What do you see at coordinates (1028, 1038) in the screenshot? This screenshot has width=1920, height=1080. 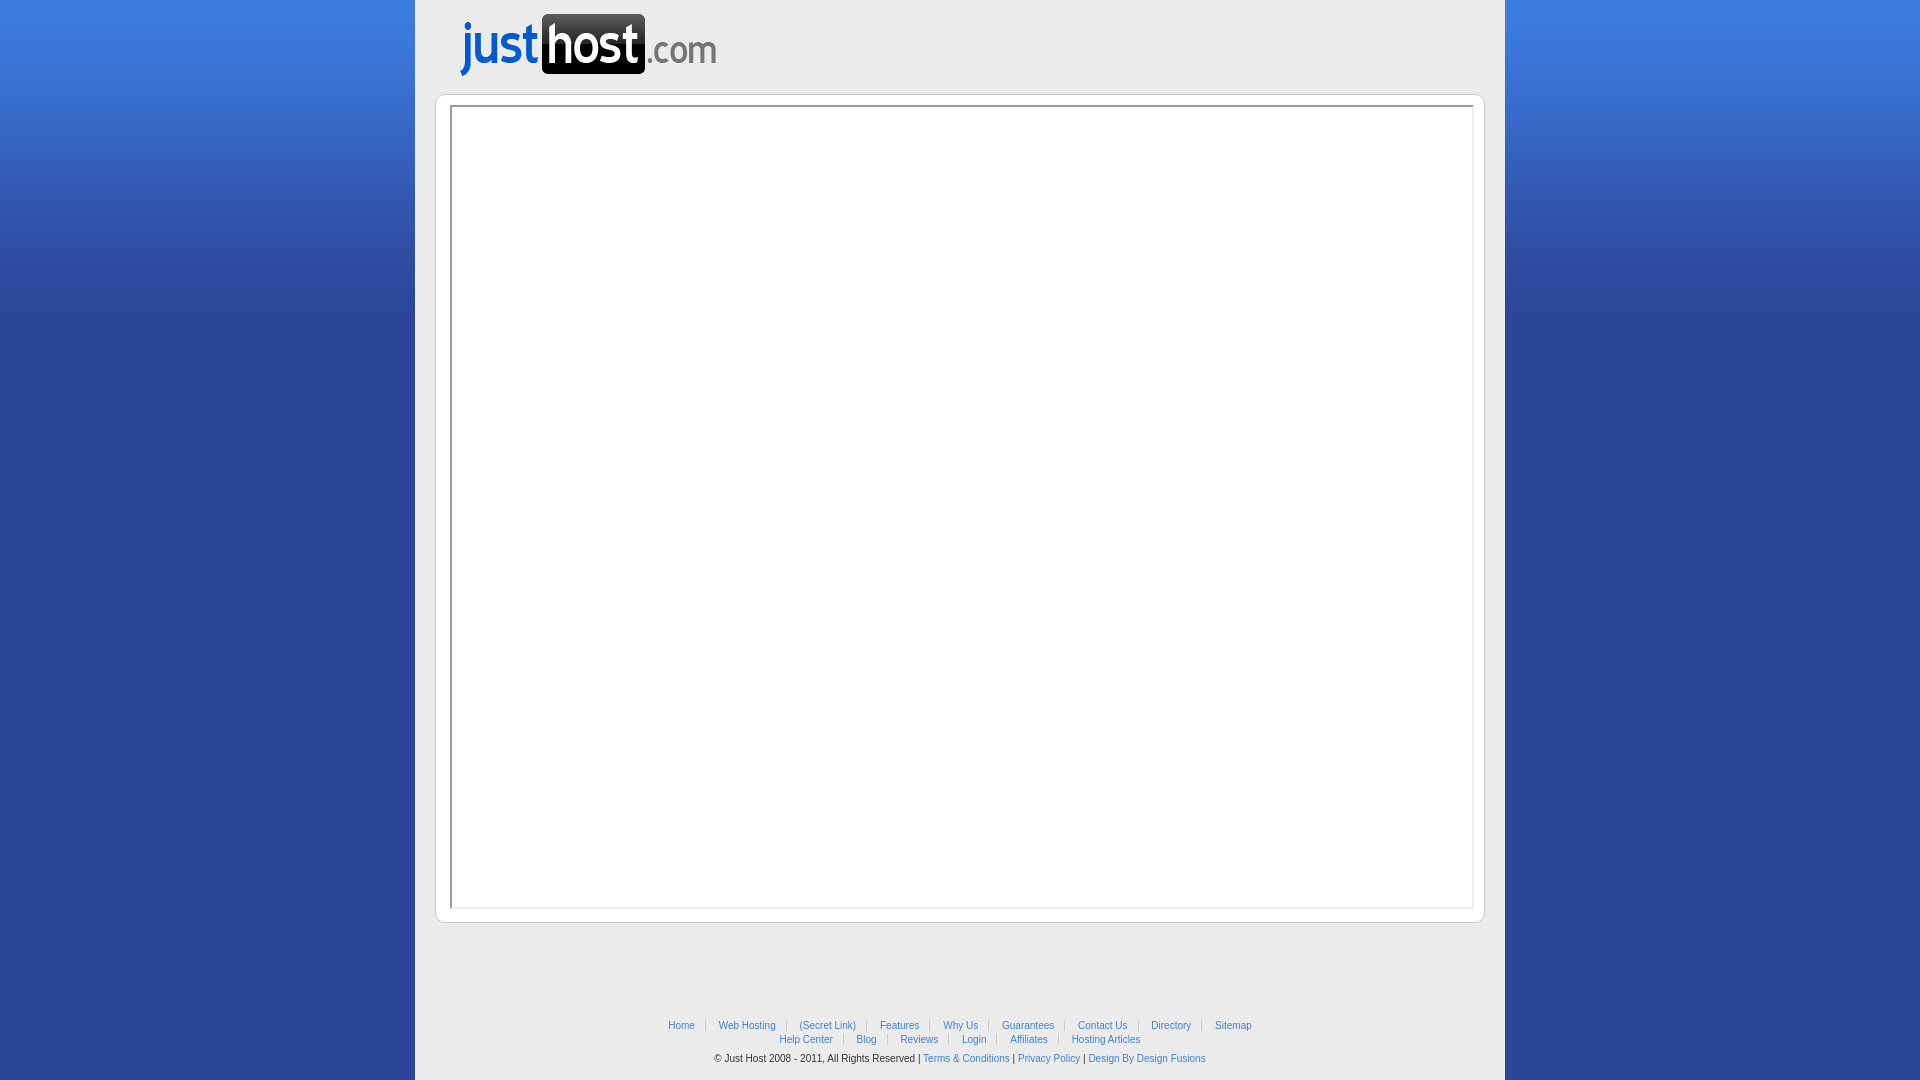 I see `'Affiliates'` at bounding box center [1028, 1038].